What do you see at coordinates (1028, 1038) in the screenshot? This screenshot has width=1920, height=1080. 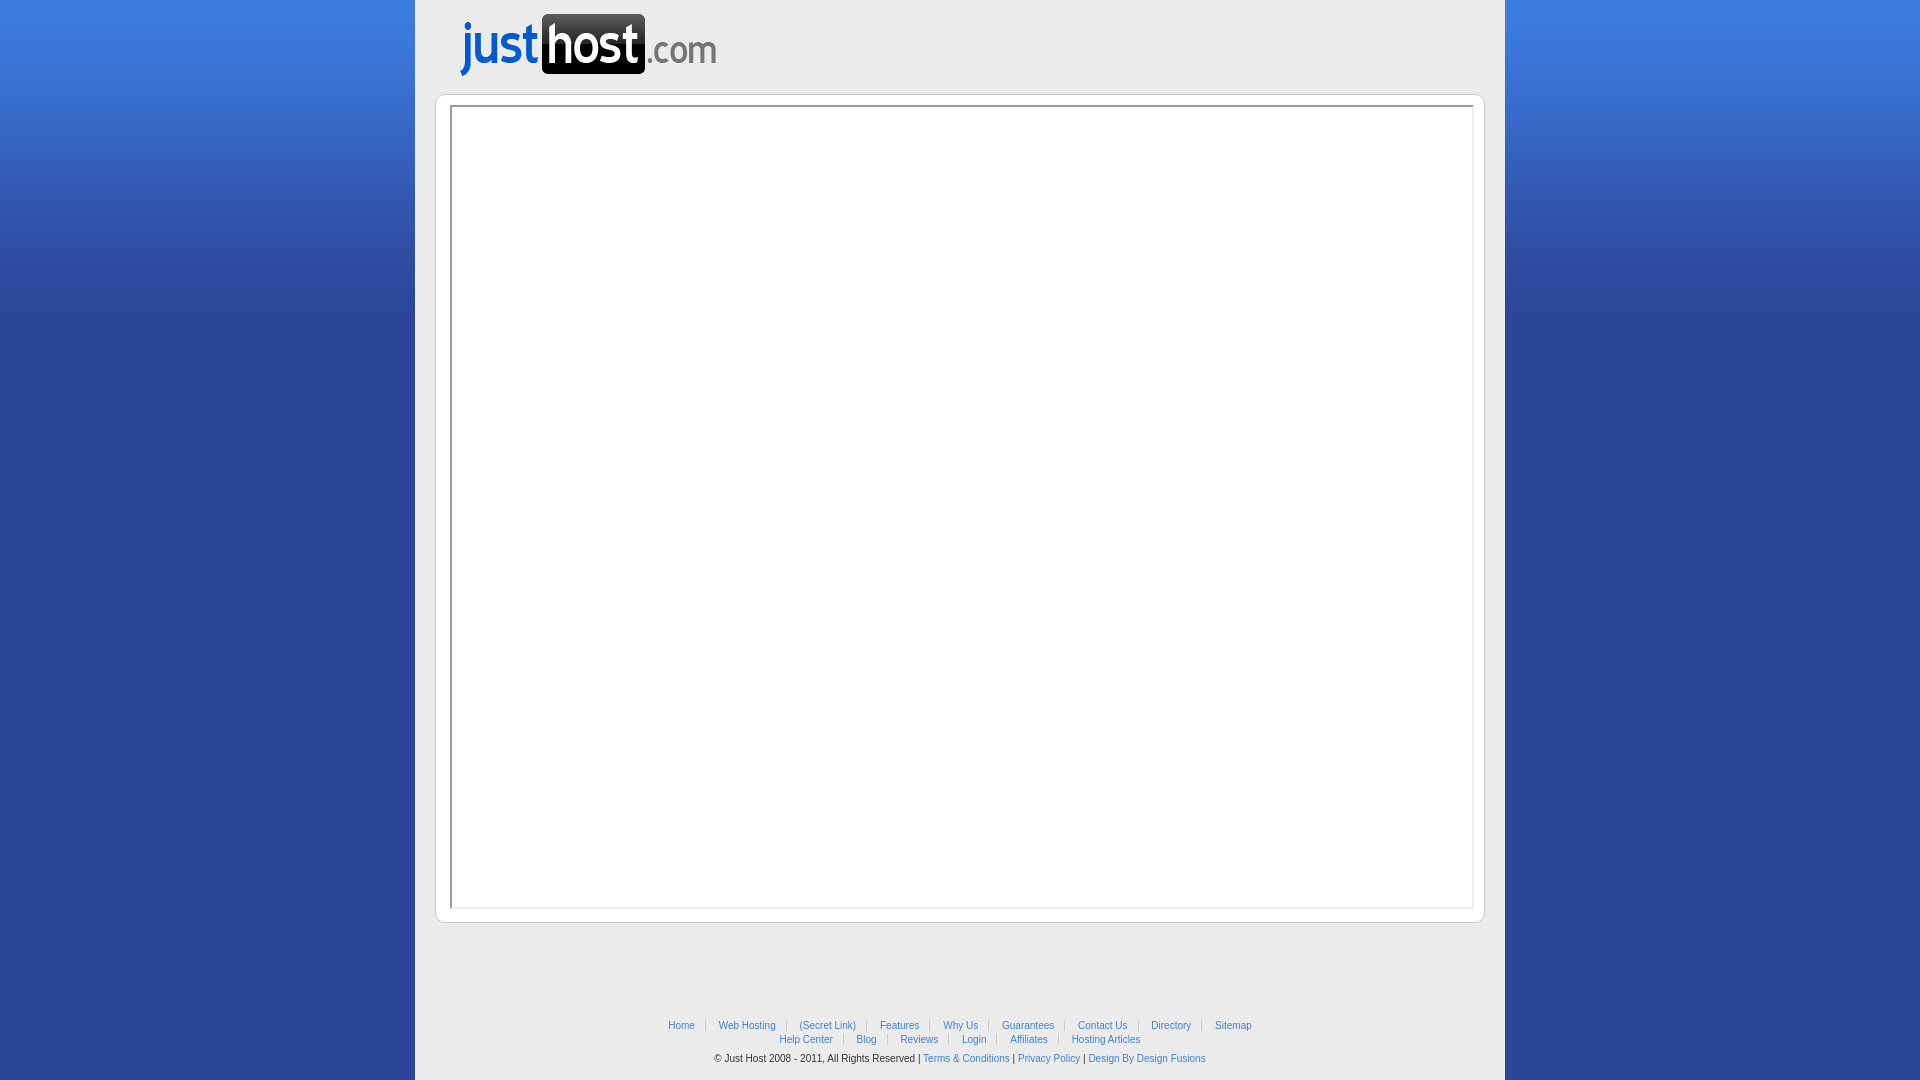 I see `'Affiliates'` at bounding box center [1028, 1038].